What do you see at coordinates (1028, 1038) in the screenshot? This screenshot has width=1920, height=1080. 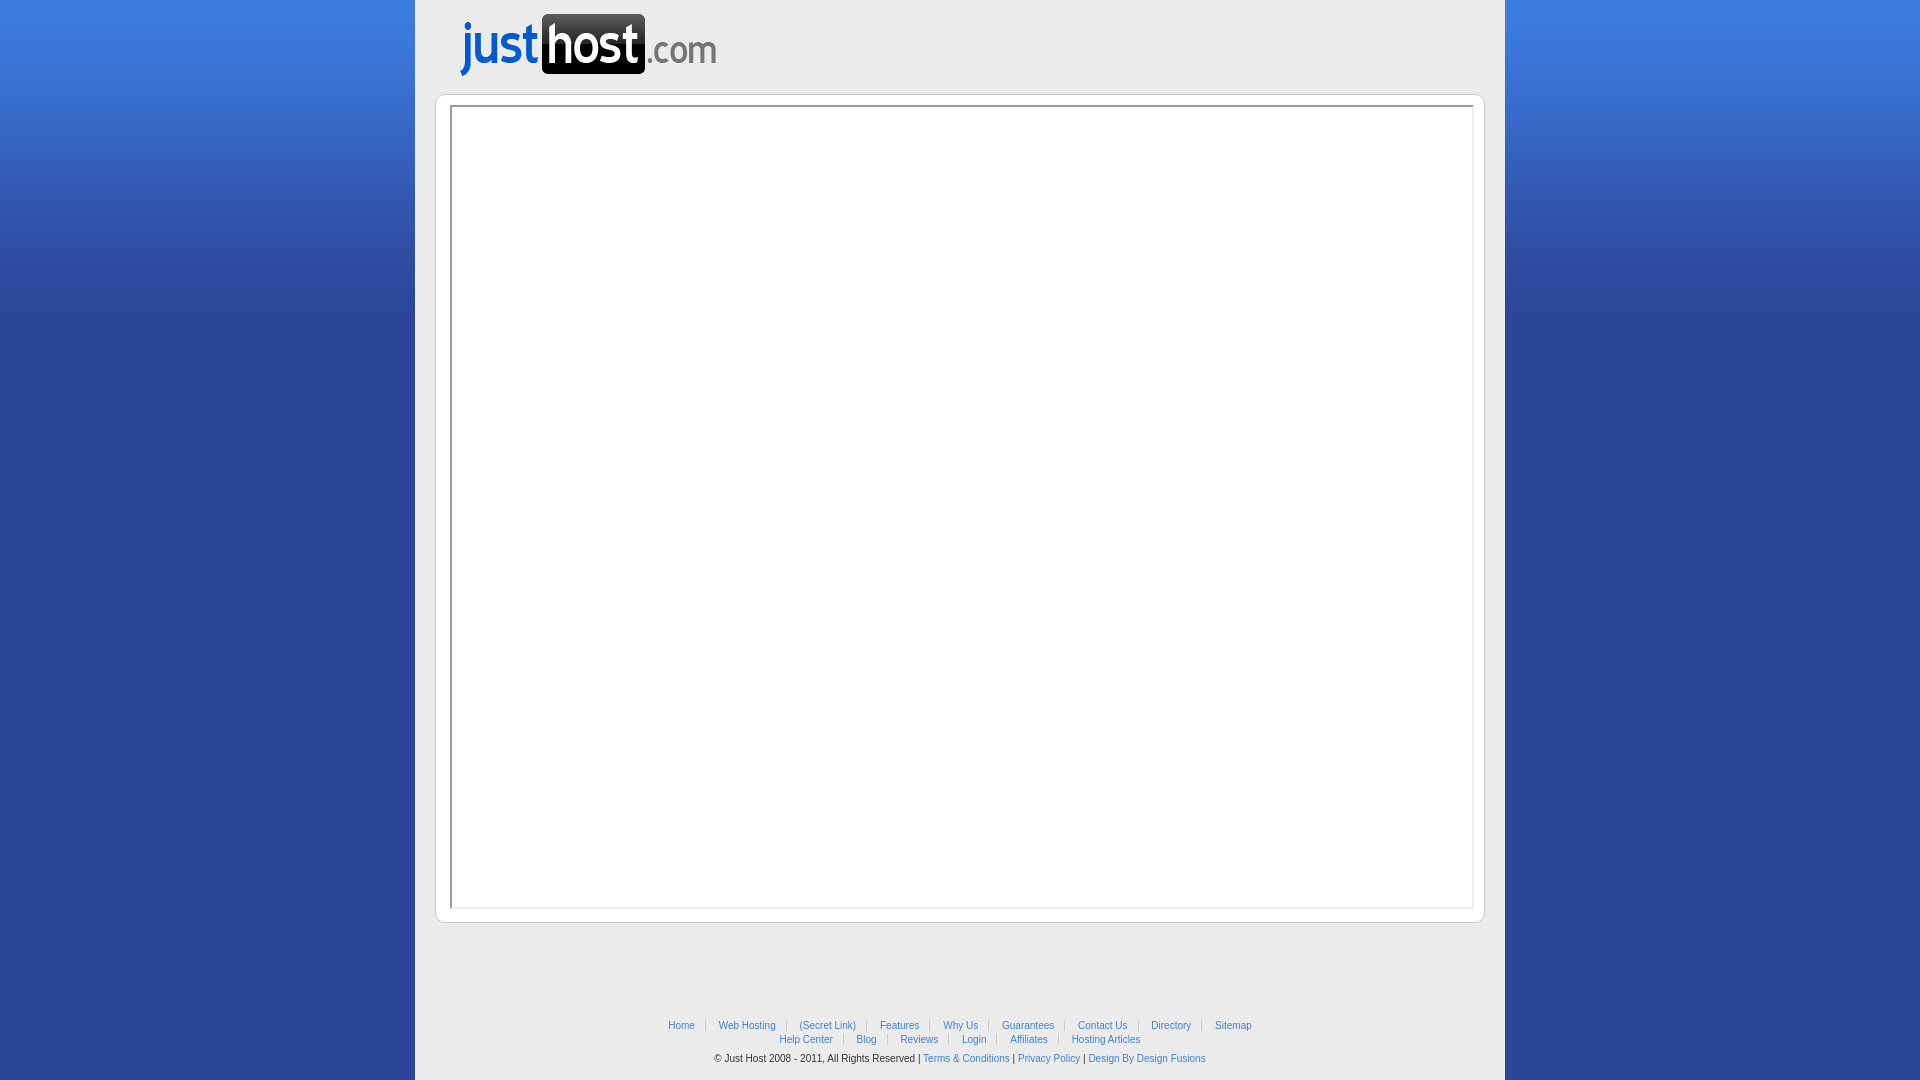 I see `'Affiliates'` at bounding box center [1028, 1038].